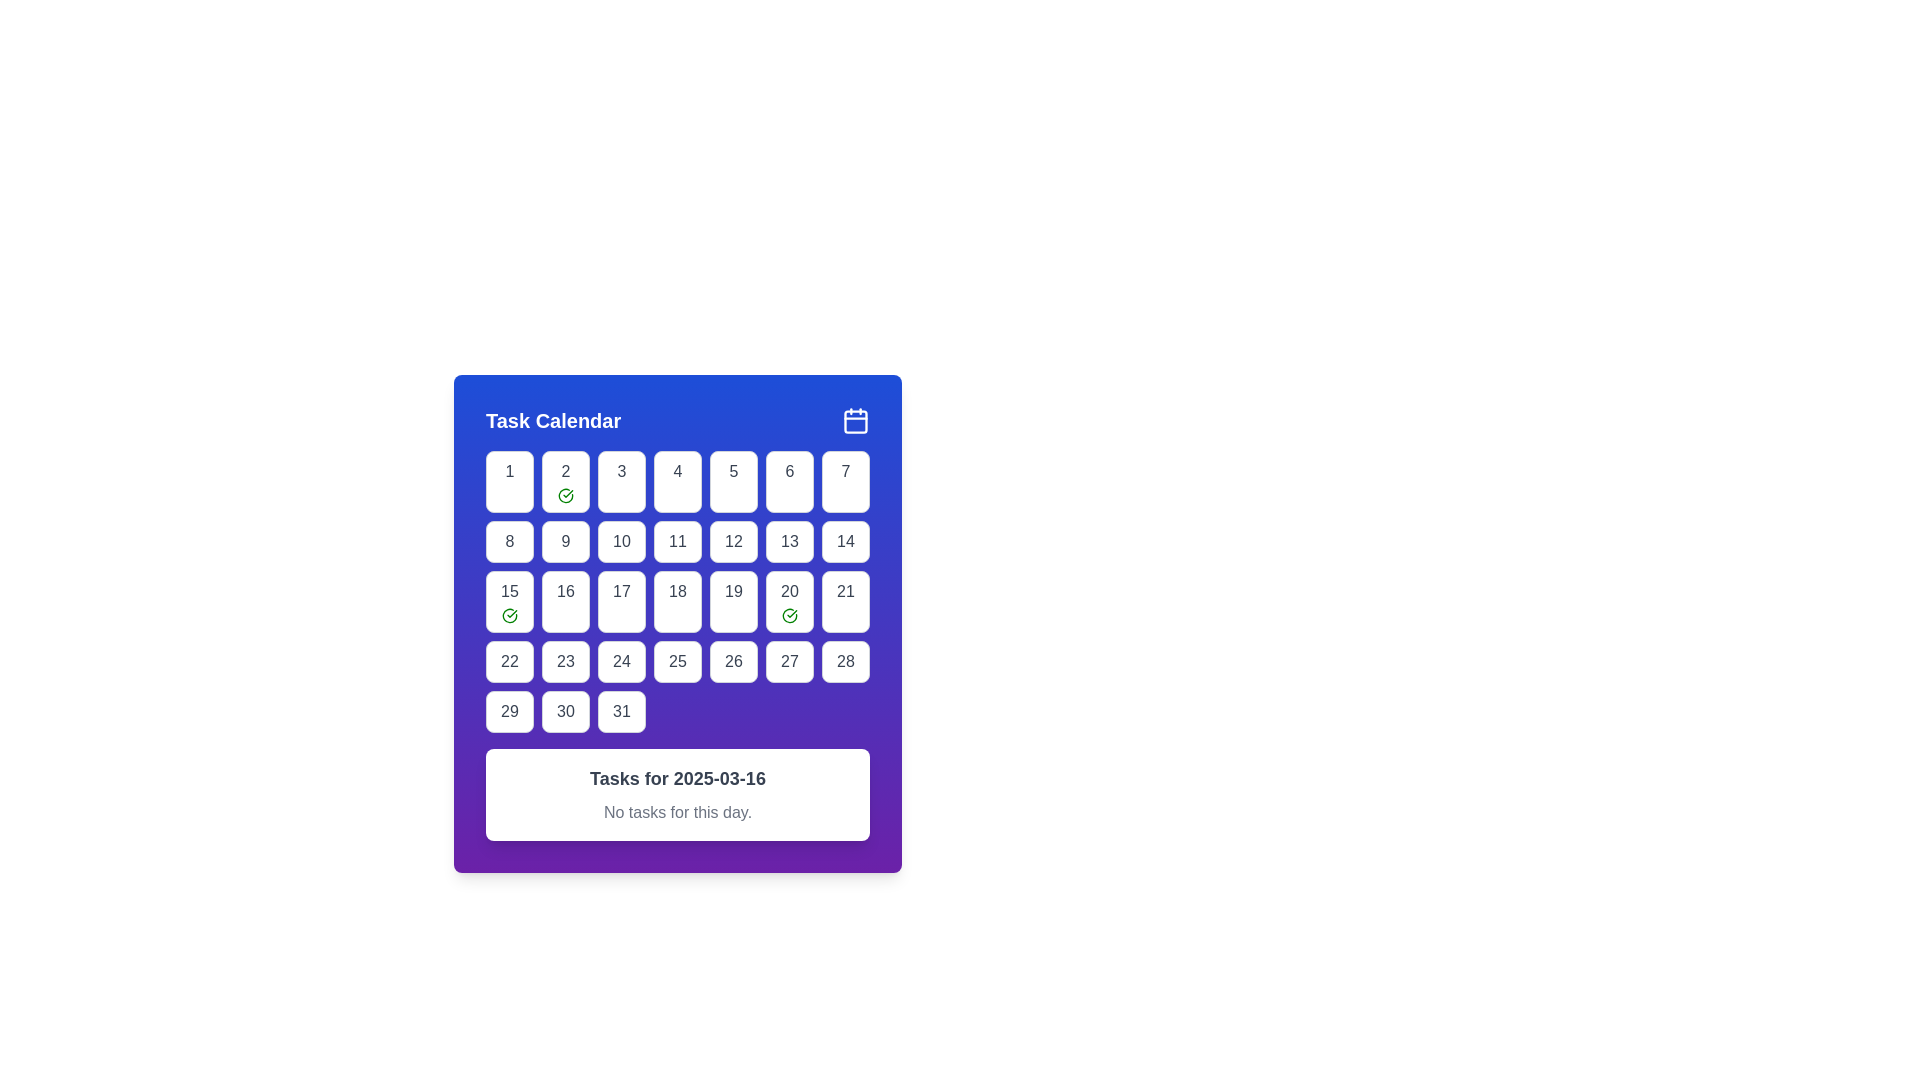 This screenshot has width=1920, height=1080. I want to click on the text '3' which is styled in bold and centered within a square button in the 'Task Calendar' modal, so click(621, 471).